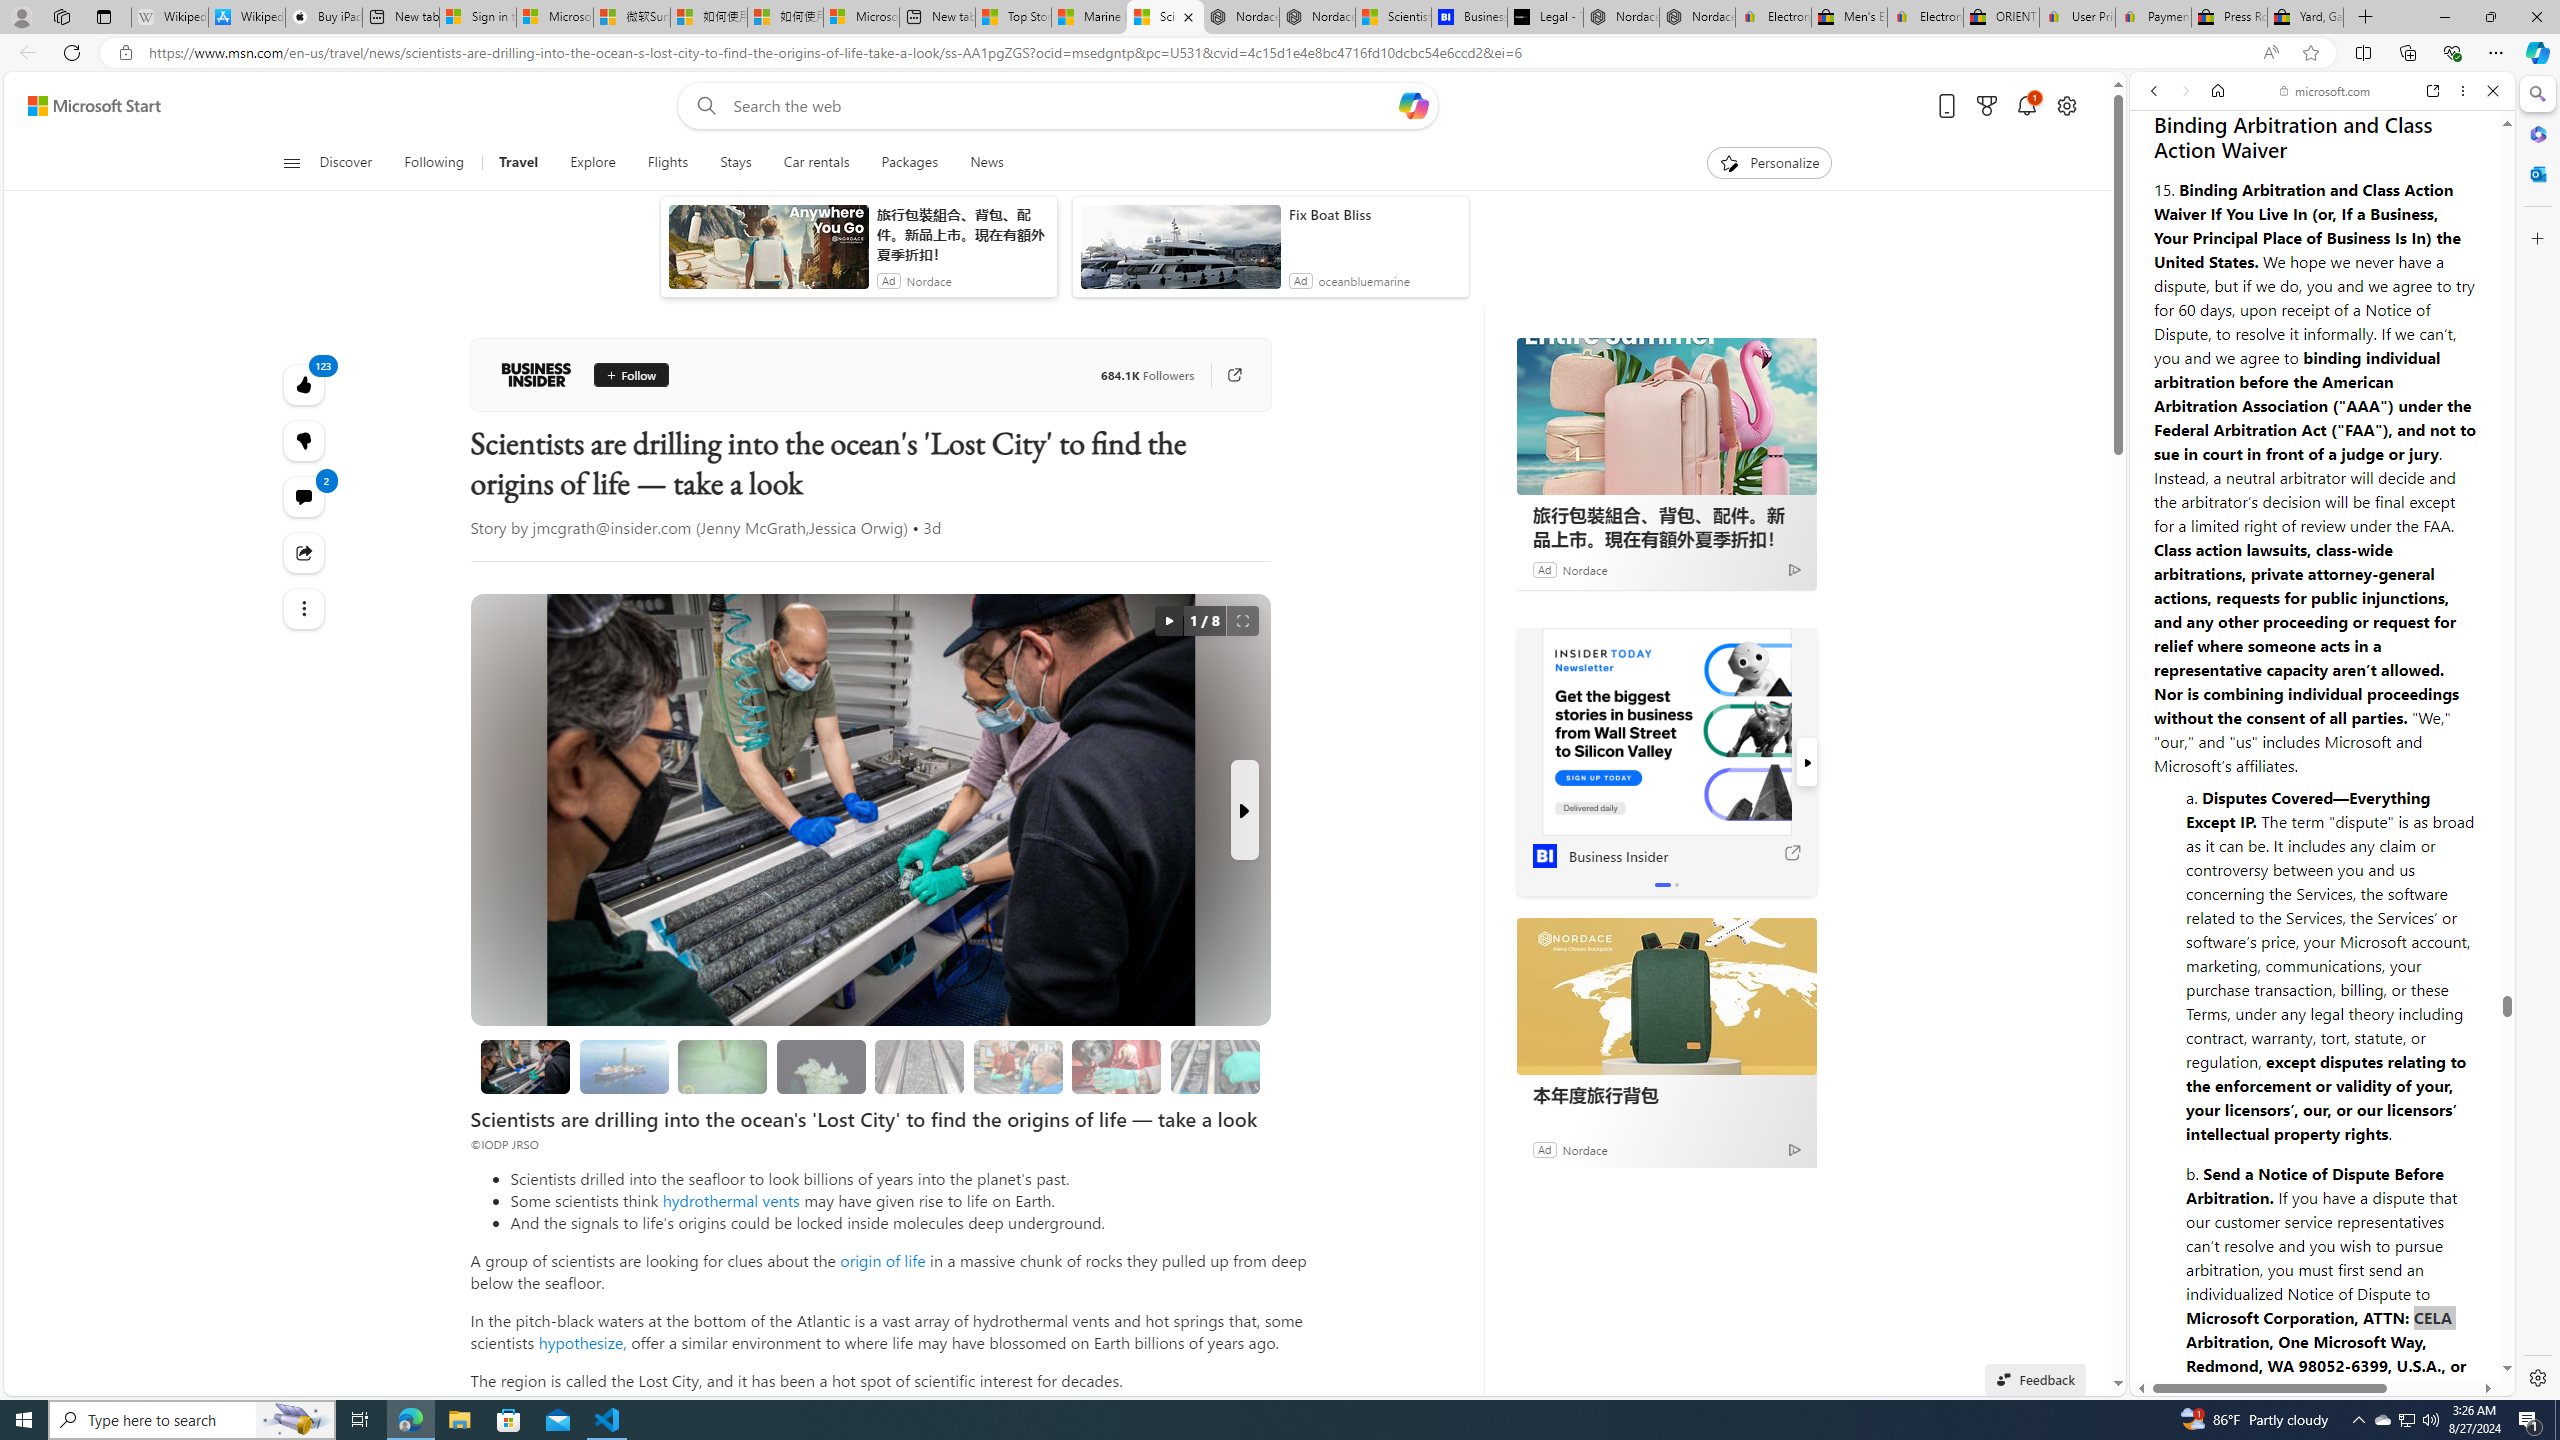 This screenshot has width=2560, height=1440. Describe the element at coordinates (81, 104) in the screenshot. I see `'Skip to footer'` at that location.